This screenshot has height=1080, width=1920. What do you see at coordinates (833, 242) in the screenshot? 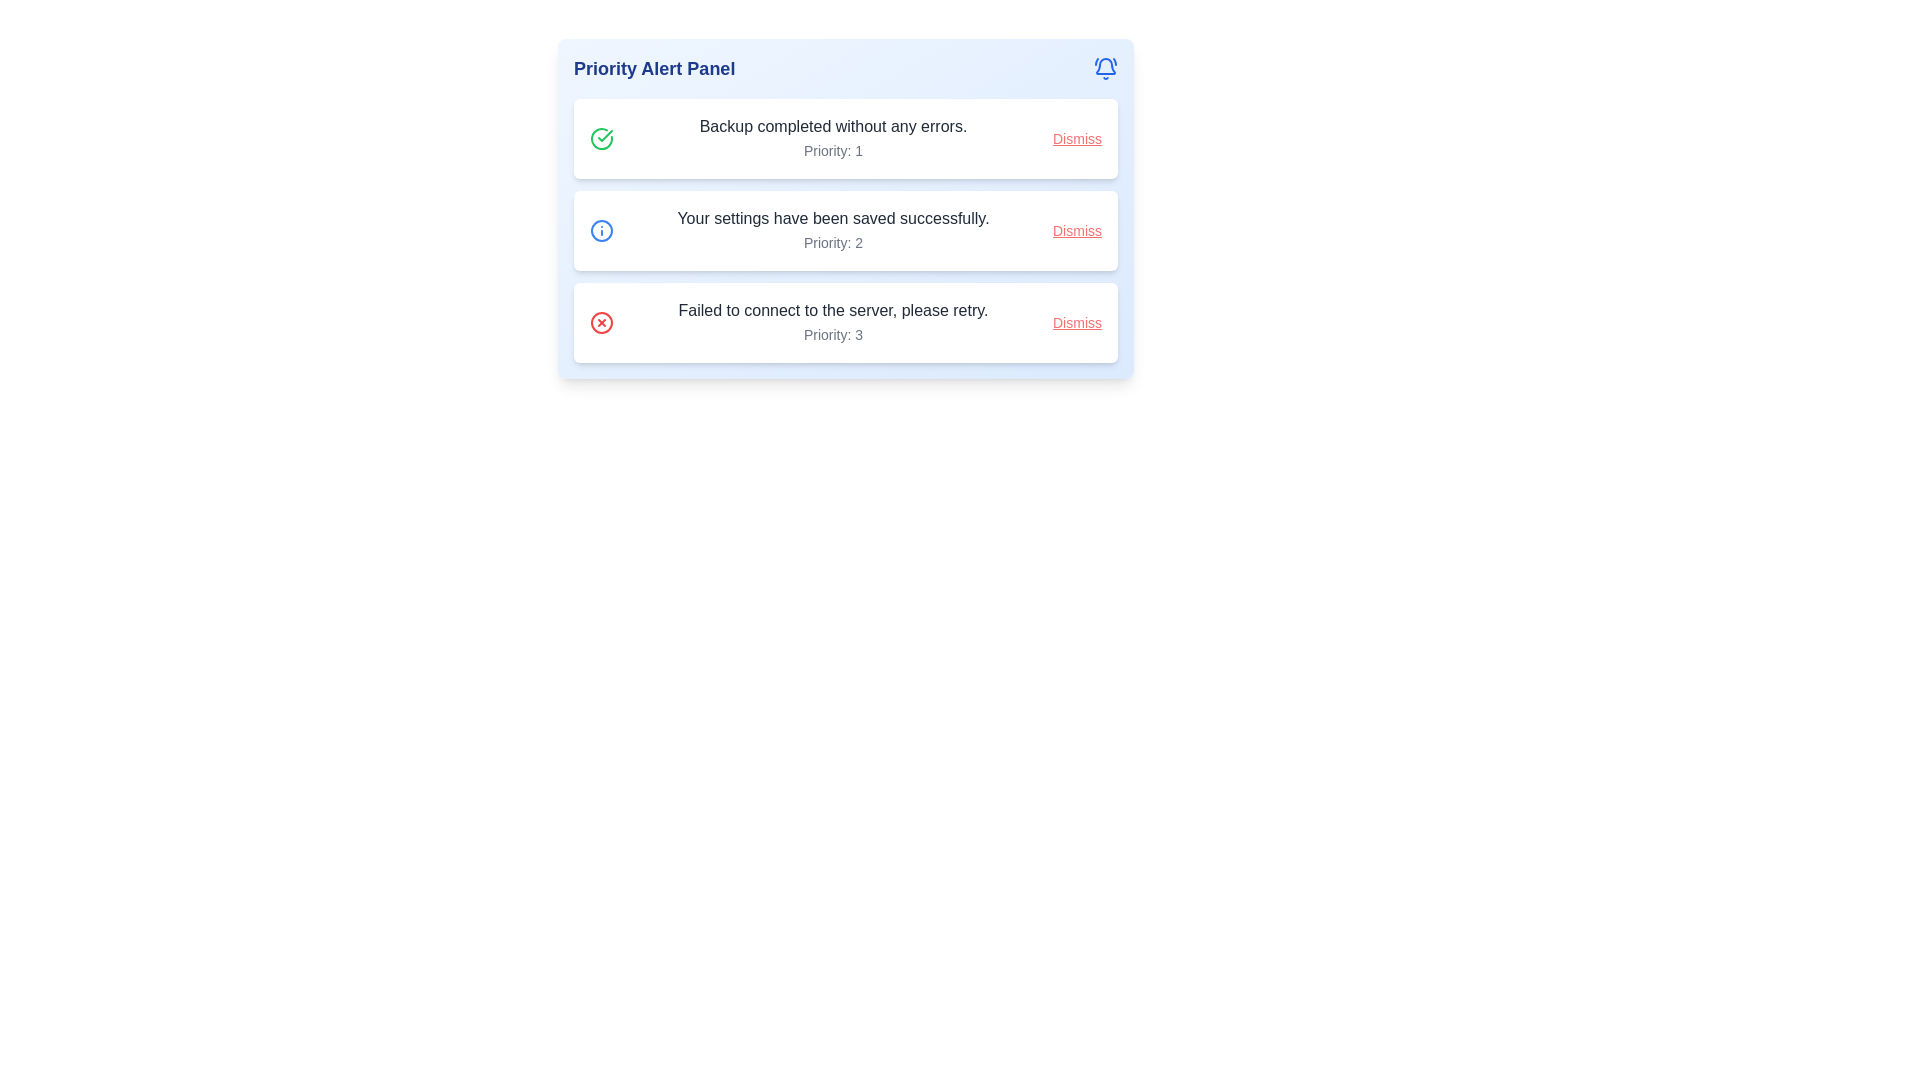
I see `the static text element that displays the priority level of the notification message, located below the message 'Your settings have been saved successfully.' in the middle notification card` at bounding box center [833, 242].